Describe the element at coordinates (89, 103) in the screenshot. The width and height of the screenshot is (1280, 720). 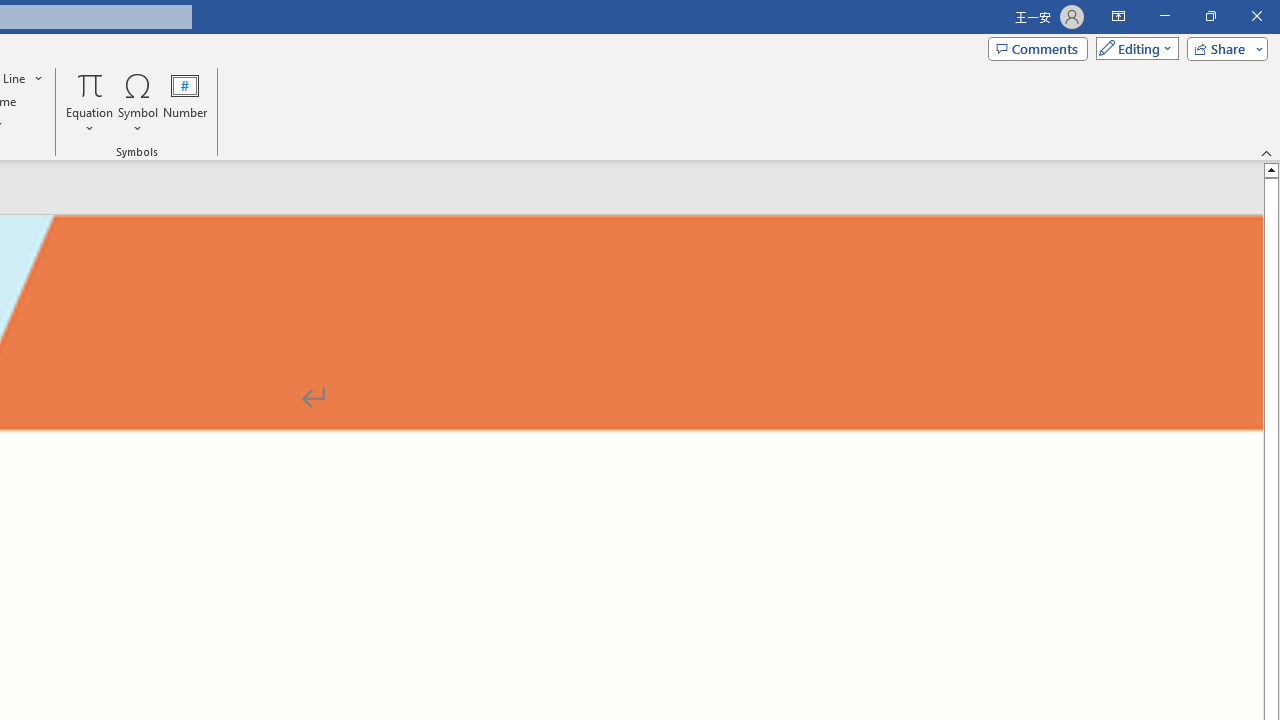
I see `'Equation'` at that location.